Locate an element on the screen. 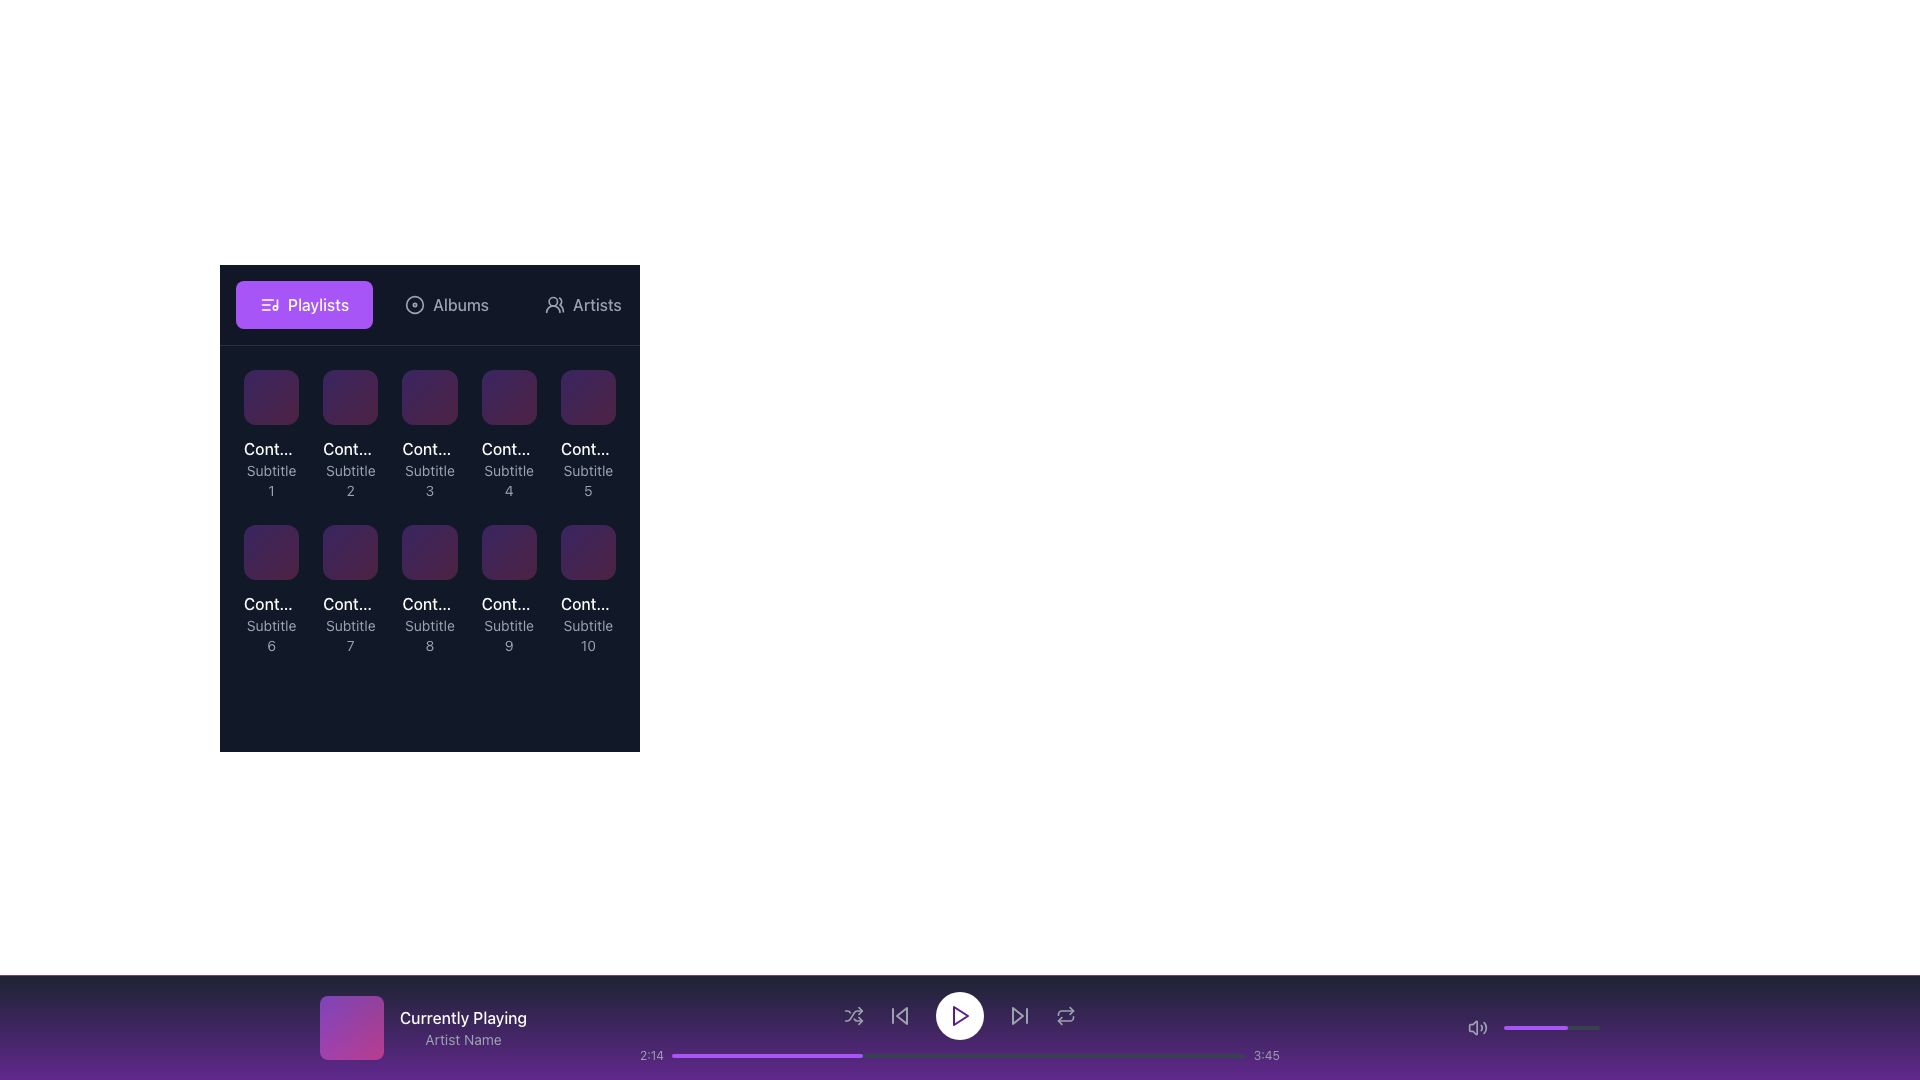 The width and height of the screenshot is (1920, 1080). the descriptive subtitle text label located below 'Content Title 2' in the second row of the grid layout, which is centered in the second column is located at coordinates (350, 481).